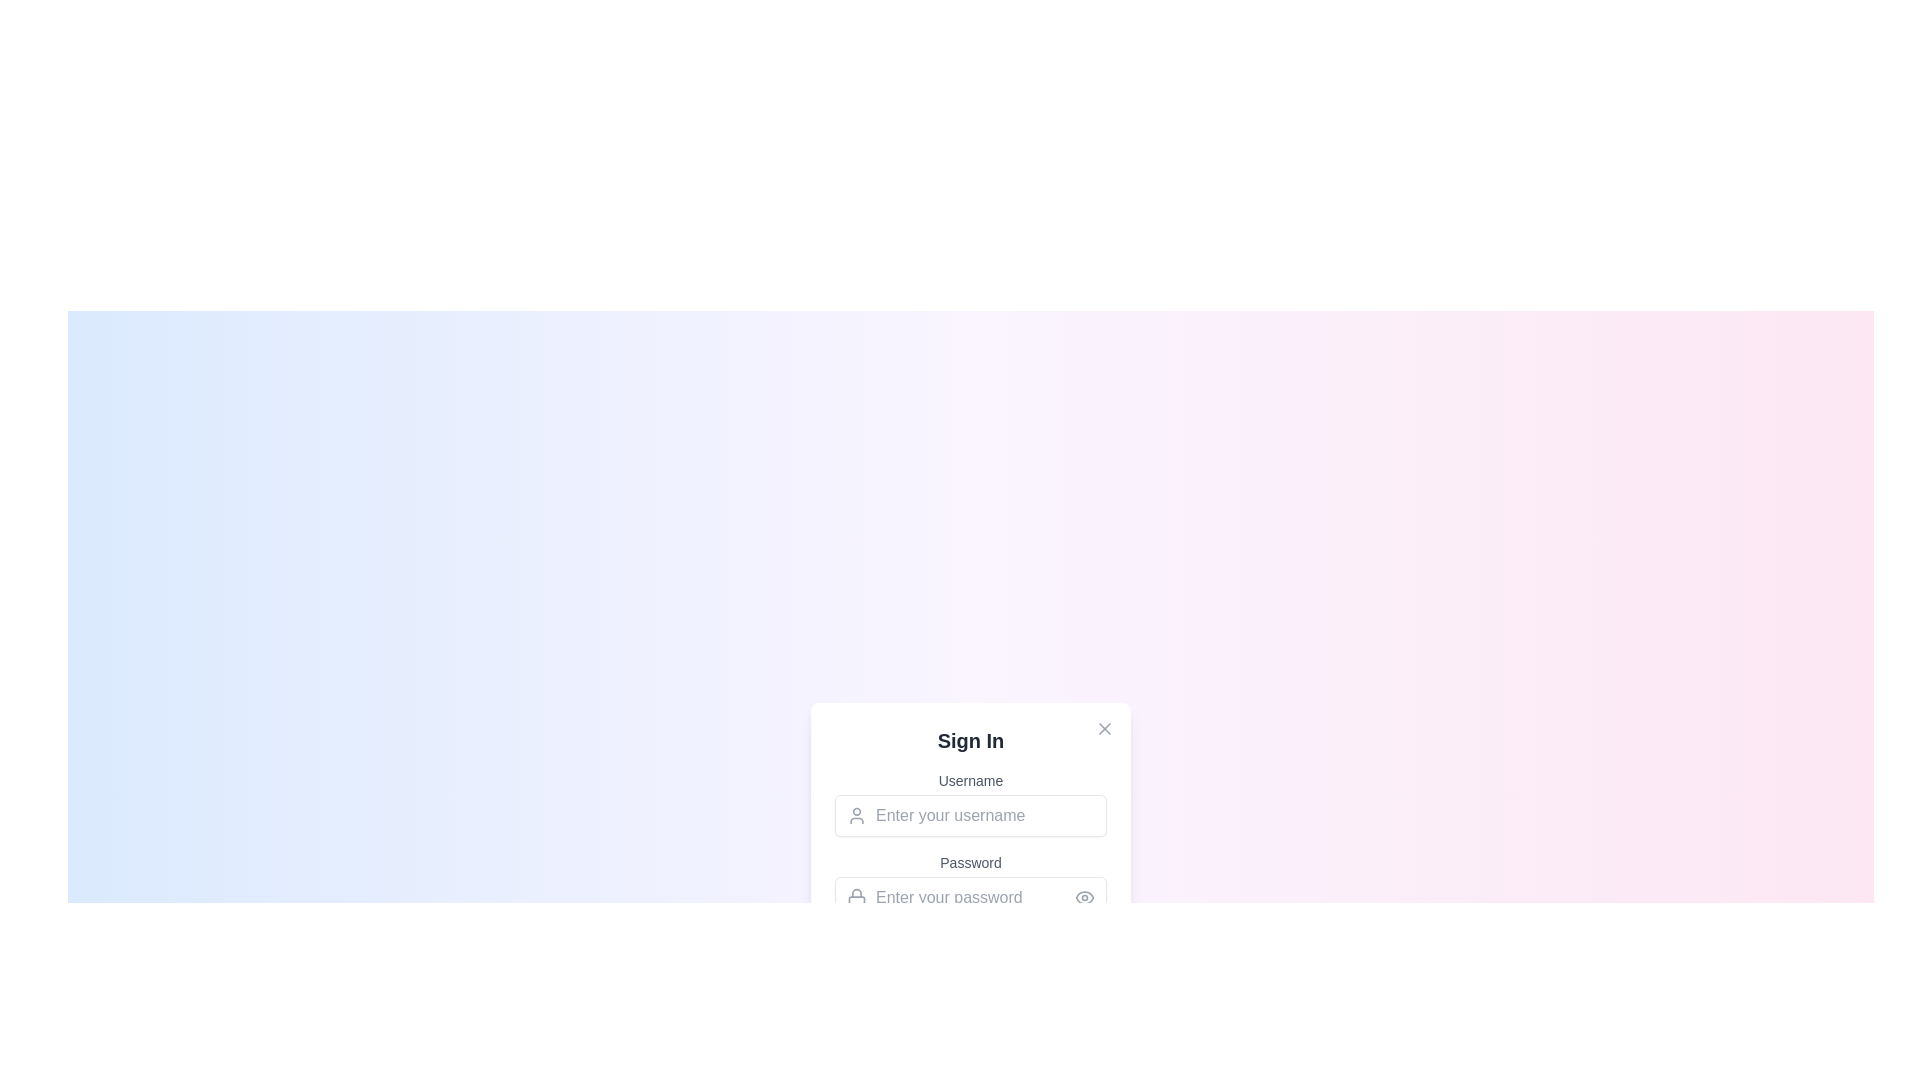 The width and height of the screenshot is (1920, 1080). What do you see at coordinates (970, 897) in the screenshot?
I see `the password input field styled with placeholder text 'Enter your password', which is located beneath the 'Password' label in the form` at bounding box center [970, 897].